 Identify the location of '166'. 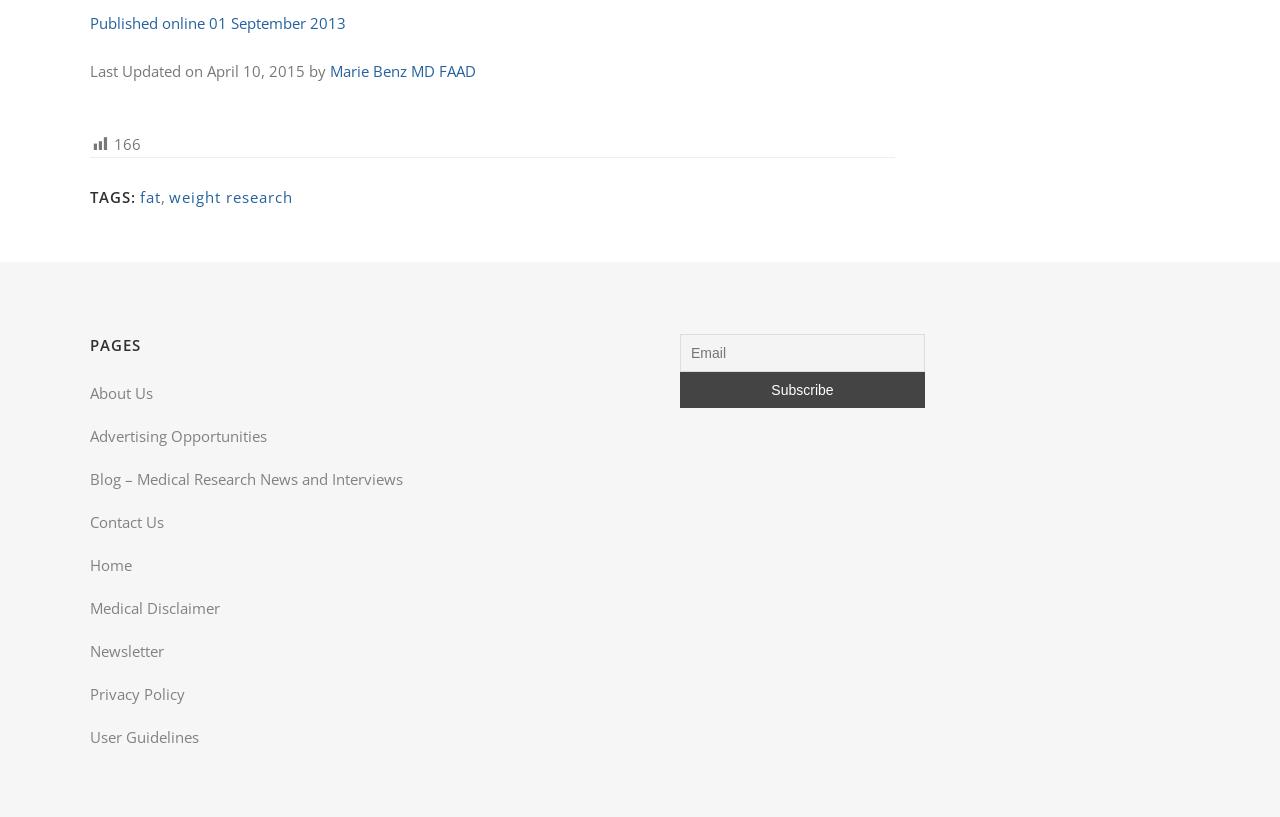
(113, 144).